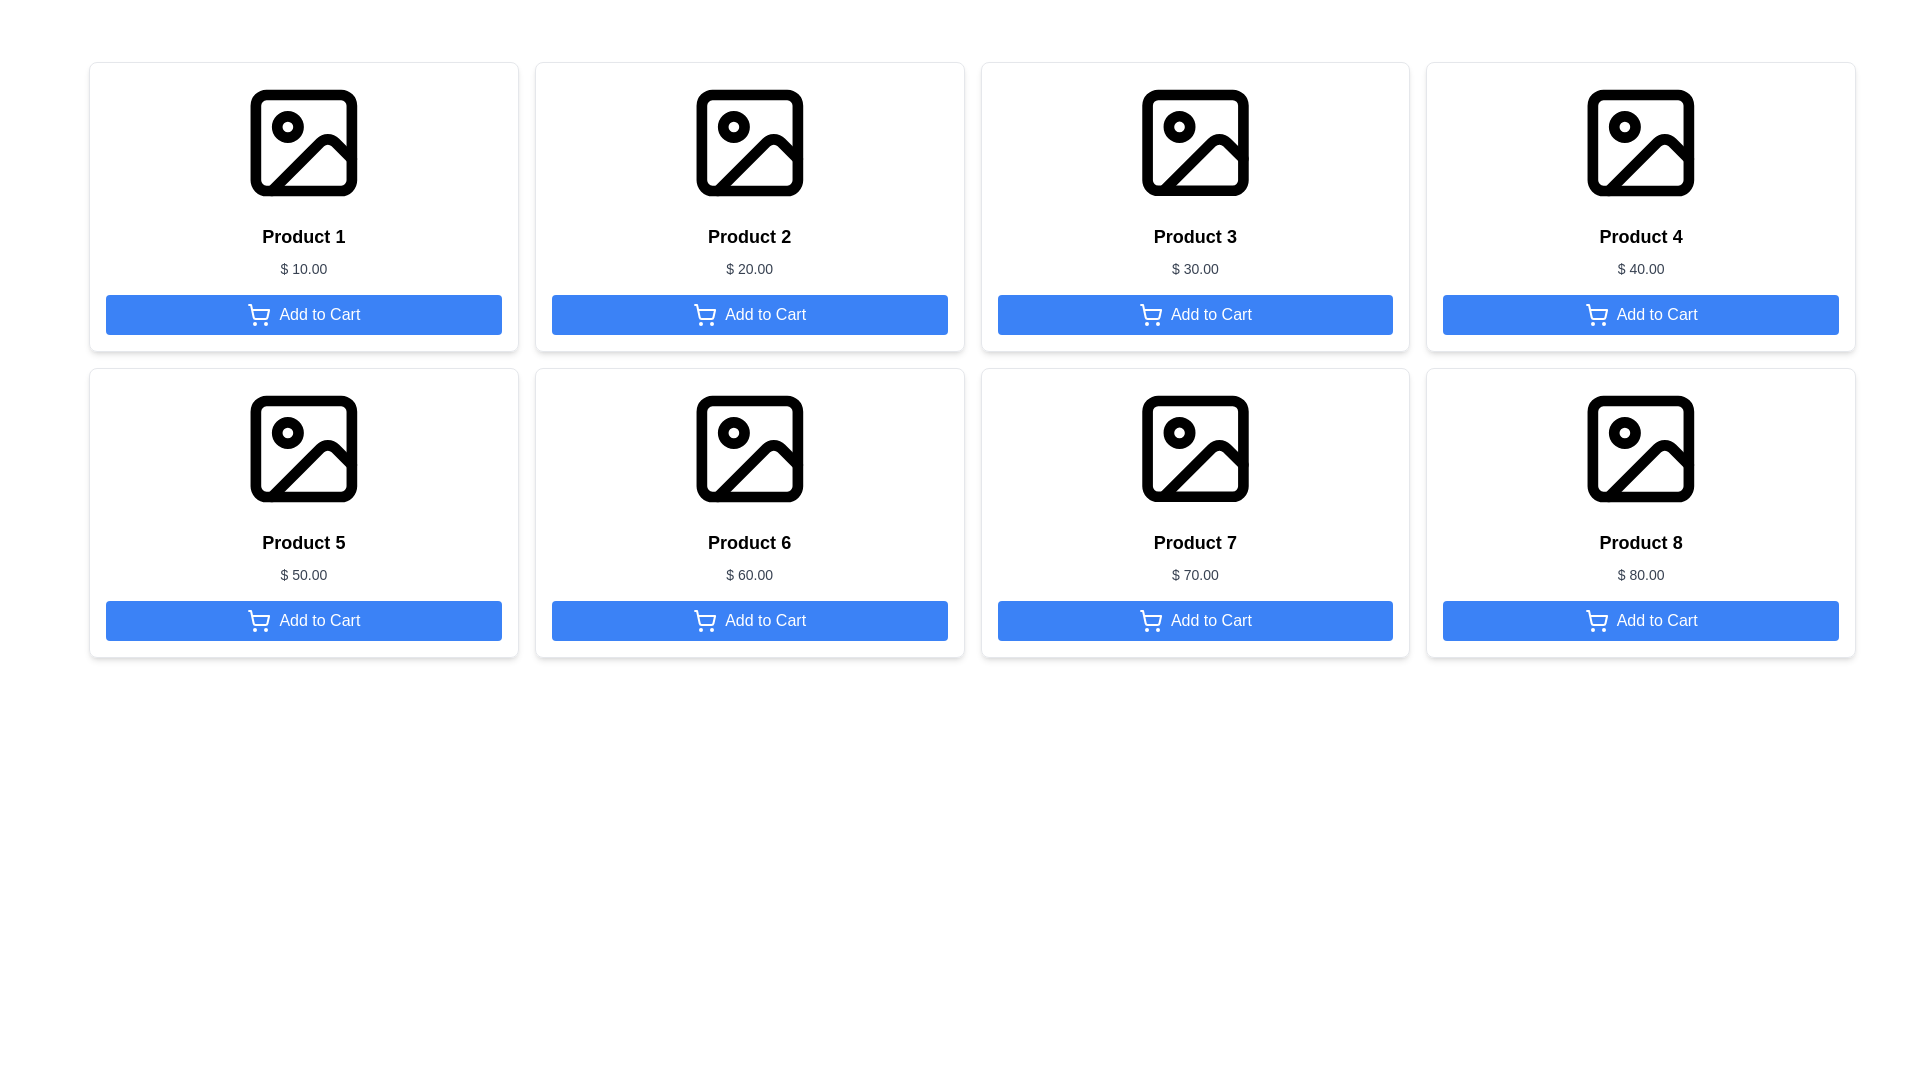 This screenshot has height=1080, width=1920. What do you see at coordinates (286, 431) in the screenshot?
I see `the small circular icon located in the upper-left region of the fifth product card from the left in the second row of the grid layout` at bounding box center [286, 431].